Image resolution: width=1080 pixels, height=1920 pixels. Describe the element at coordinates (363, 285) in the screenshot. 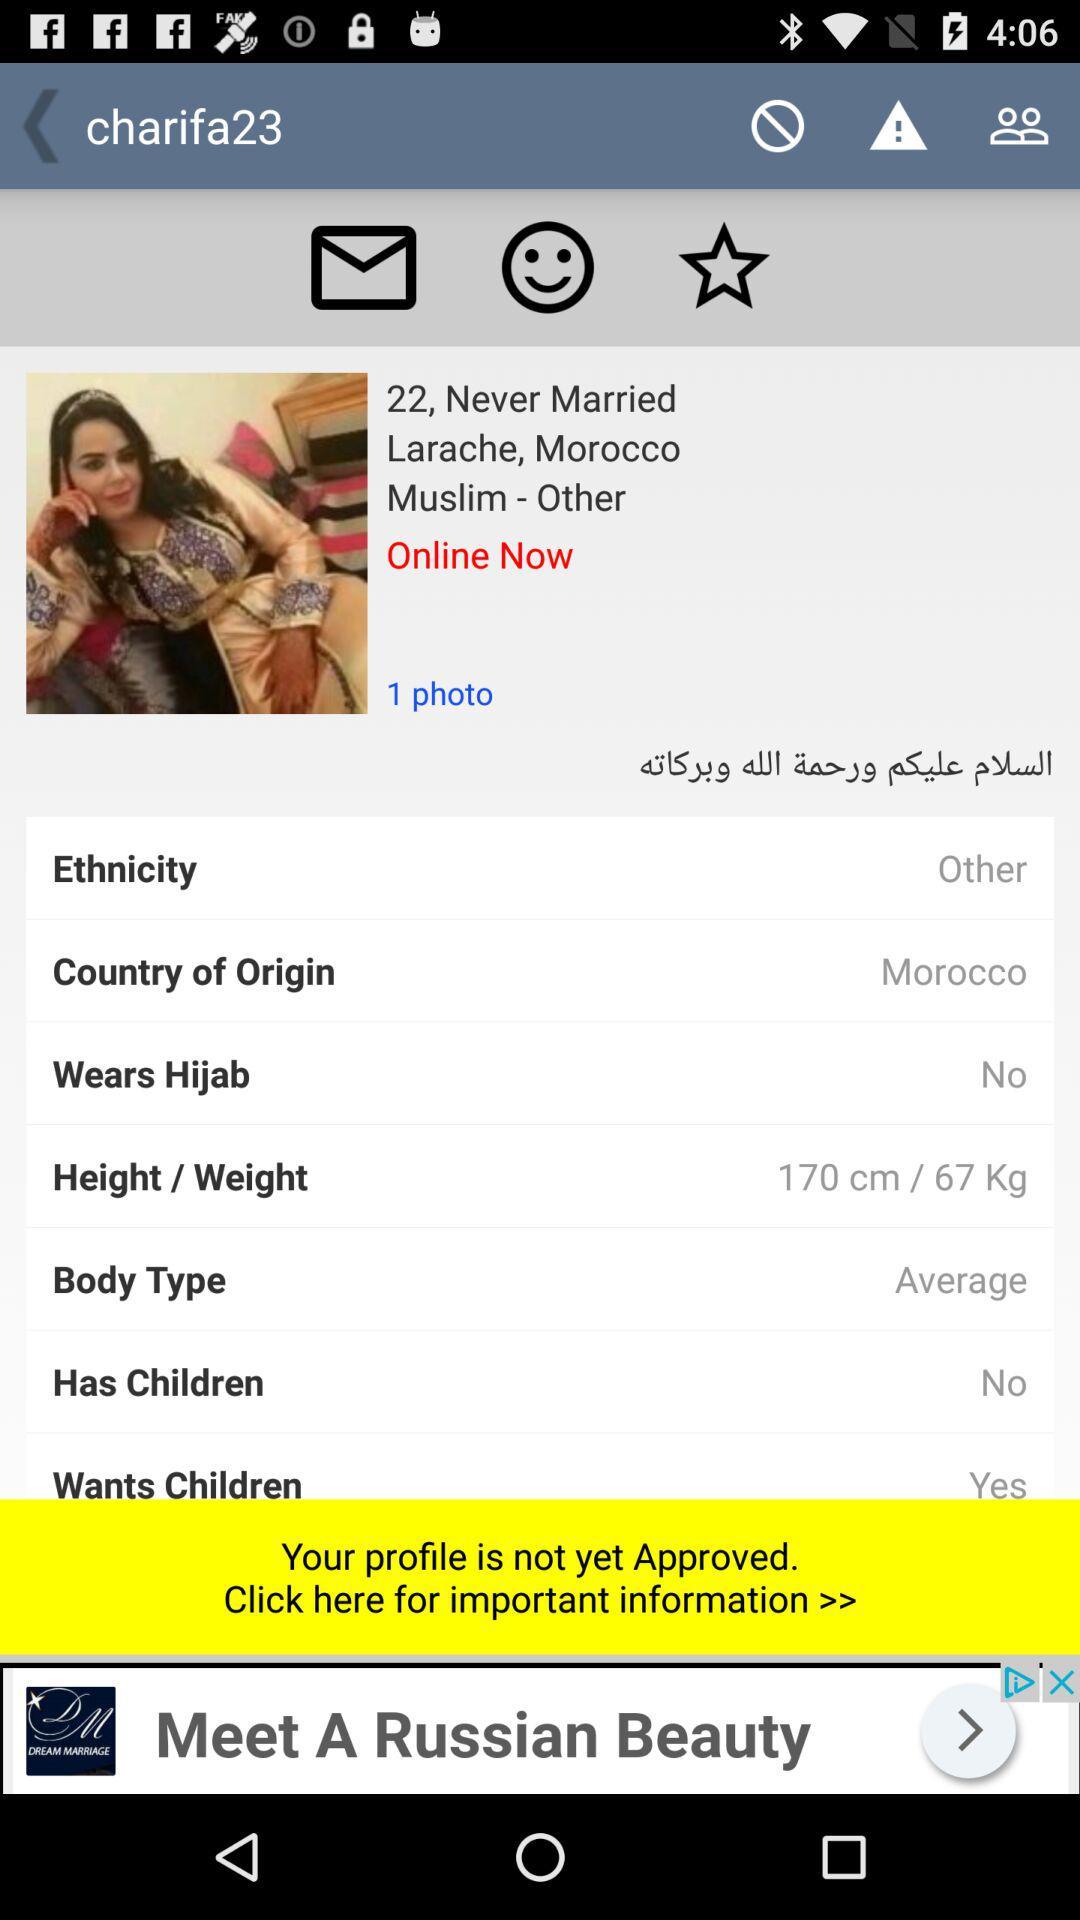

I see `the email icon` at that location.